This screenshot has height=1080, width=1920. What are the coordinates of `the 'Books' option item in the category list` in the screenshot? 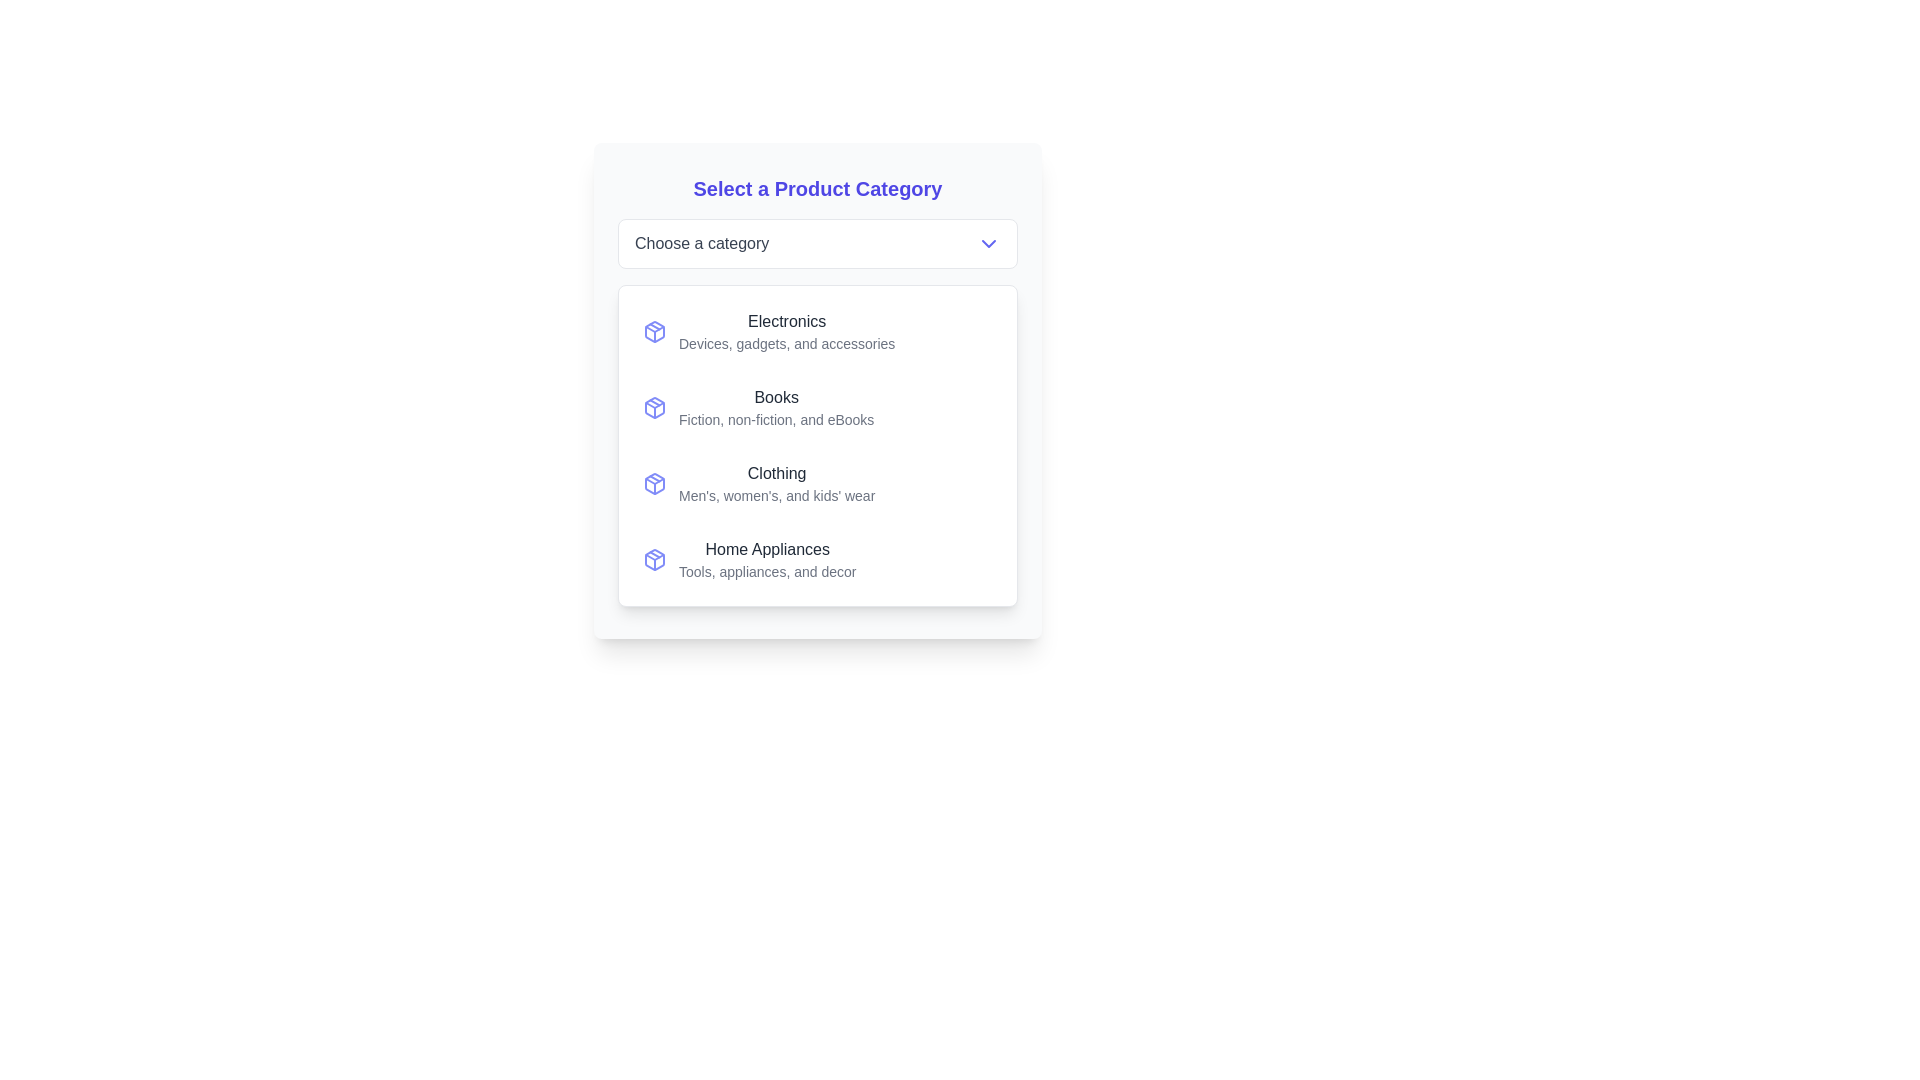 It's located at (817, 407).